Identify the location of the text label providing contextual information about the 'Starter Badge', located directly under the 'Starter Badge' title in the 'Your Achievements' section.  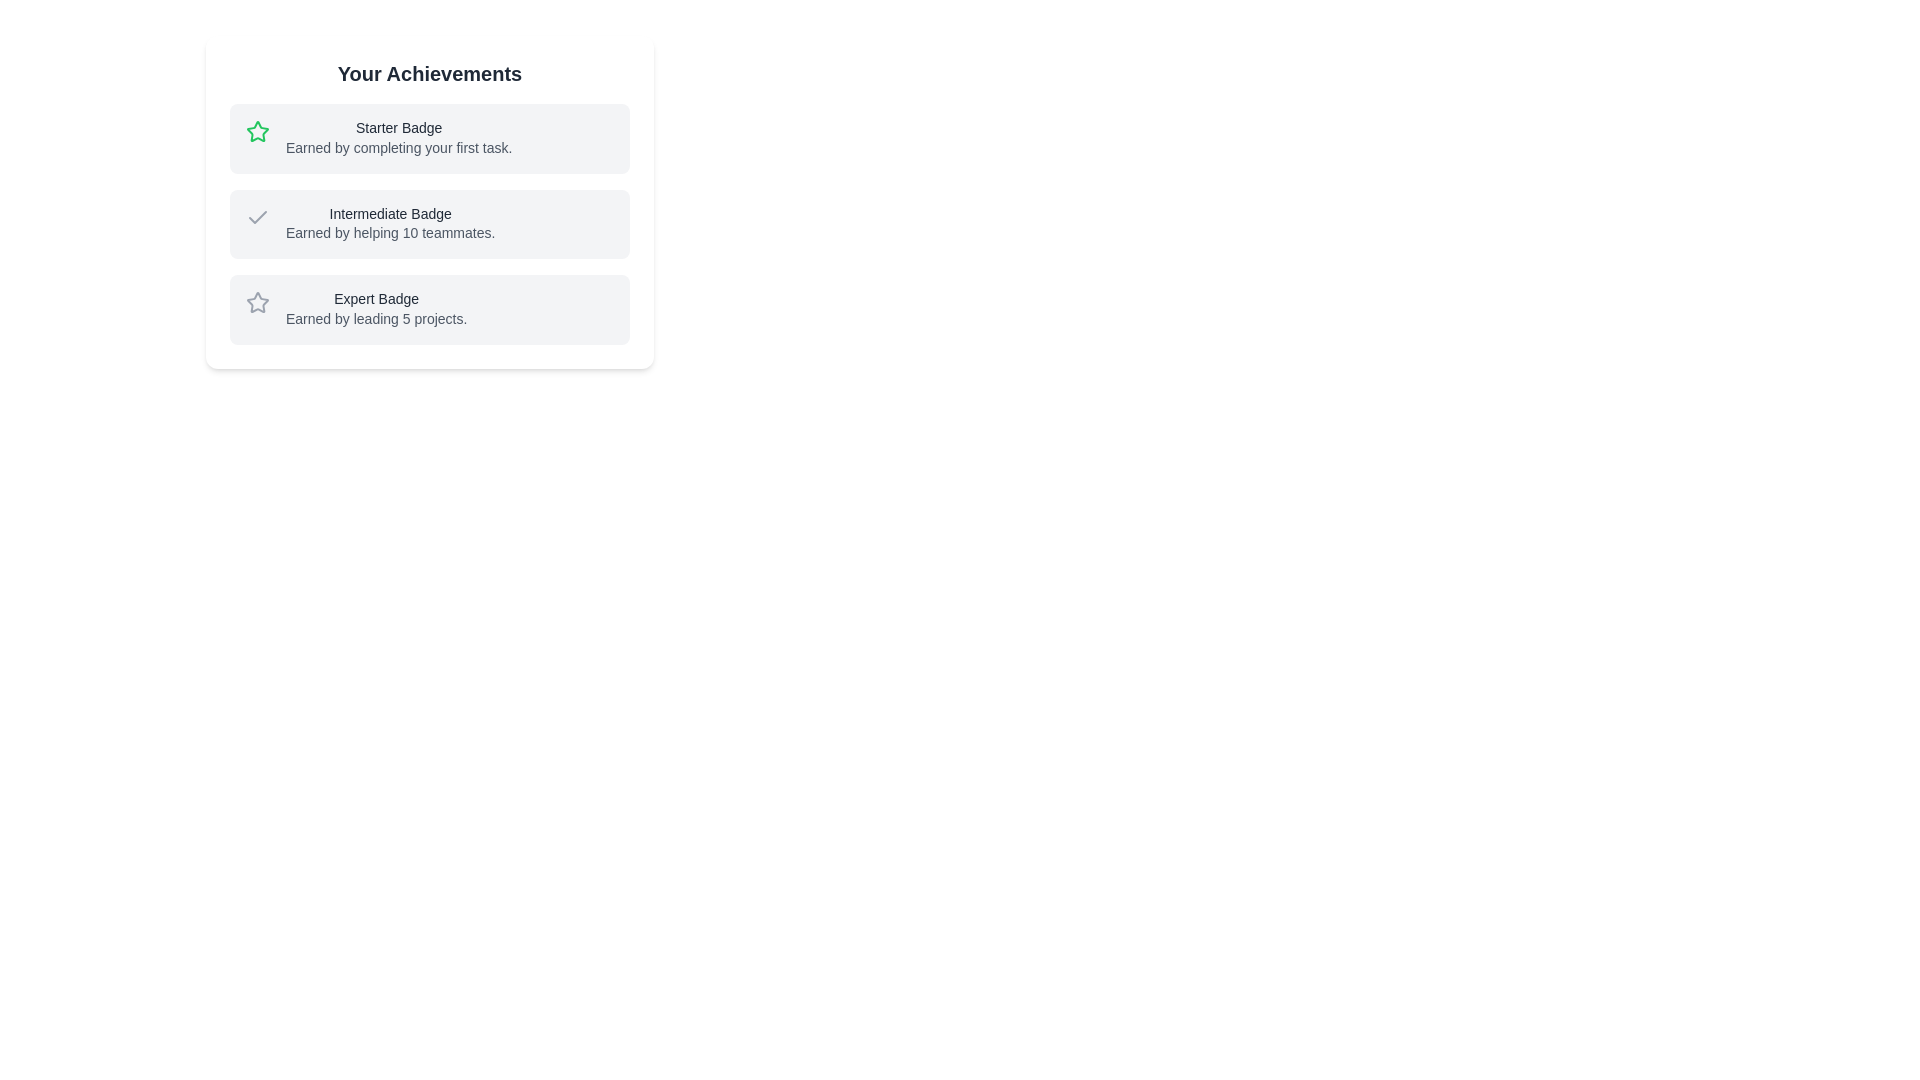
(399, 146).